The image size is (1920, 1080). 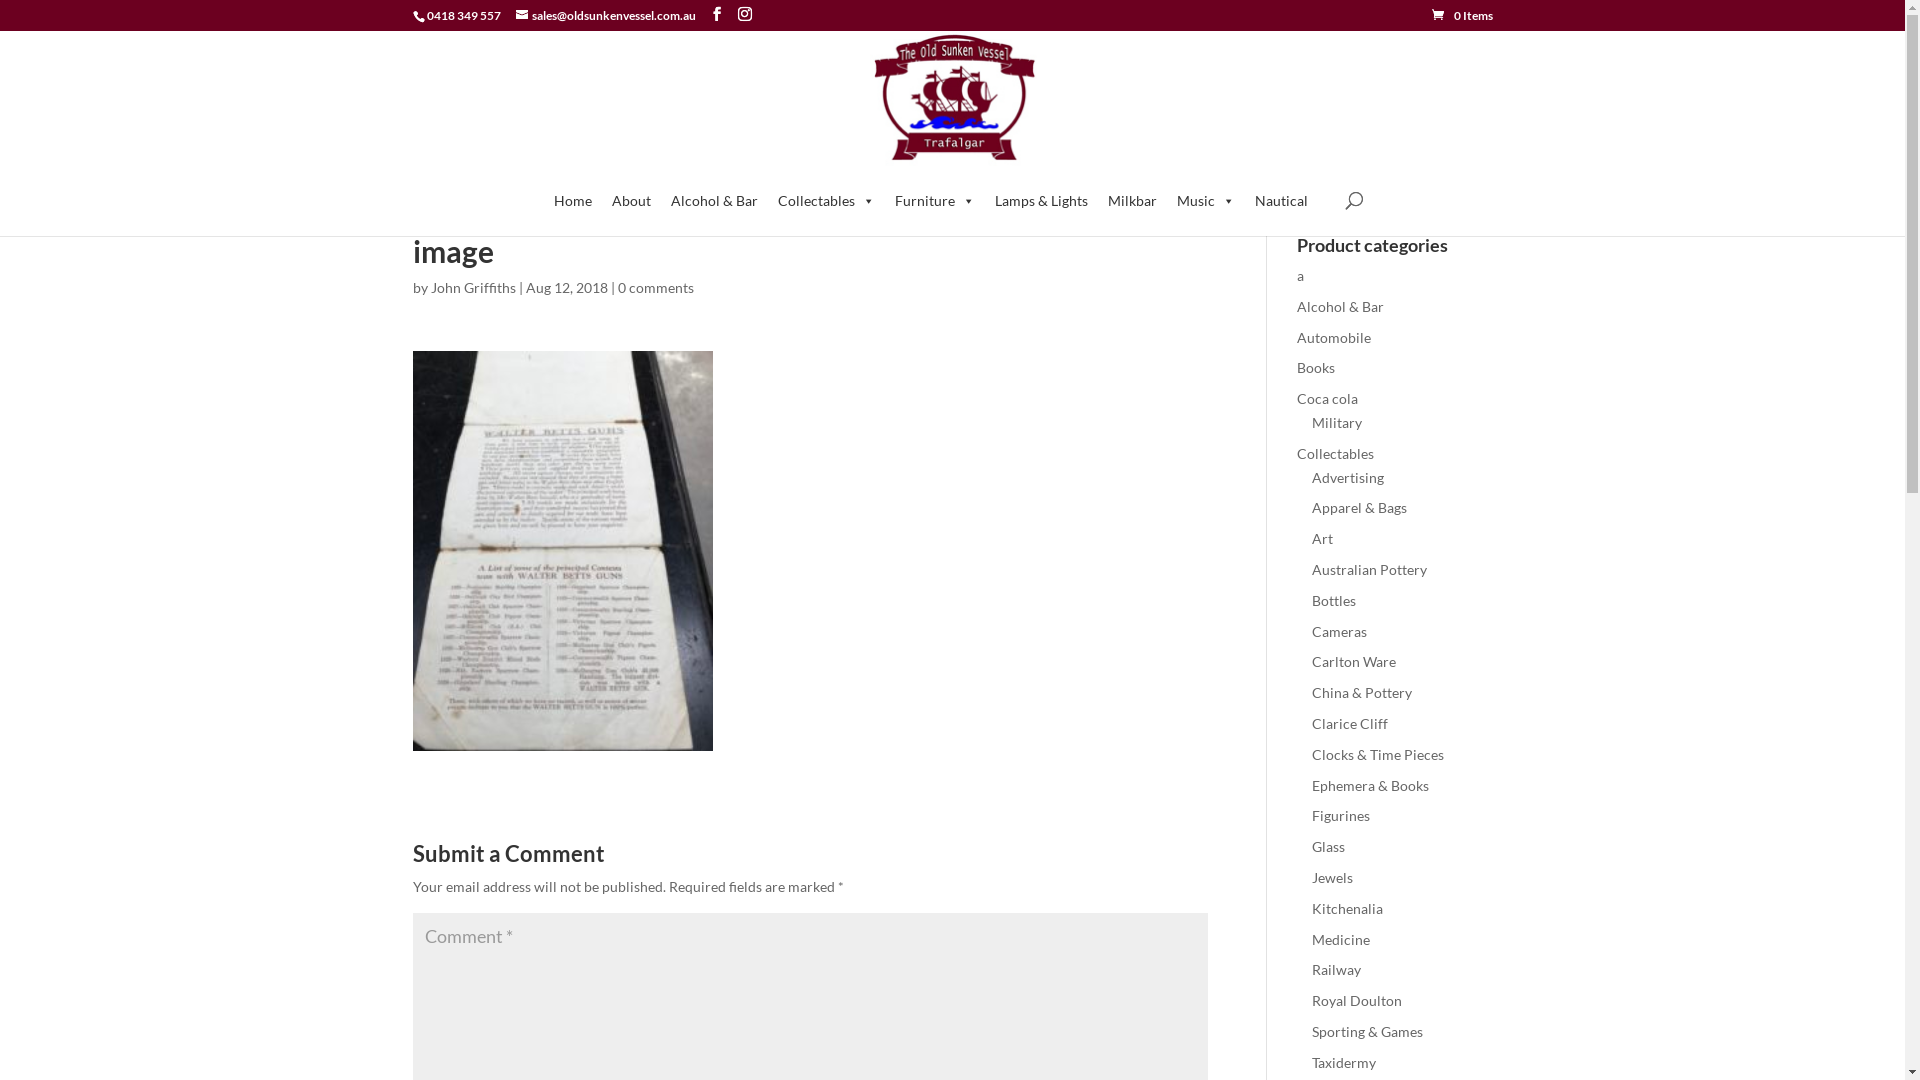 I want to click on 'Automobile', so click(x=1334, y=336).